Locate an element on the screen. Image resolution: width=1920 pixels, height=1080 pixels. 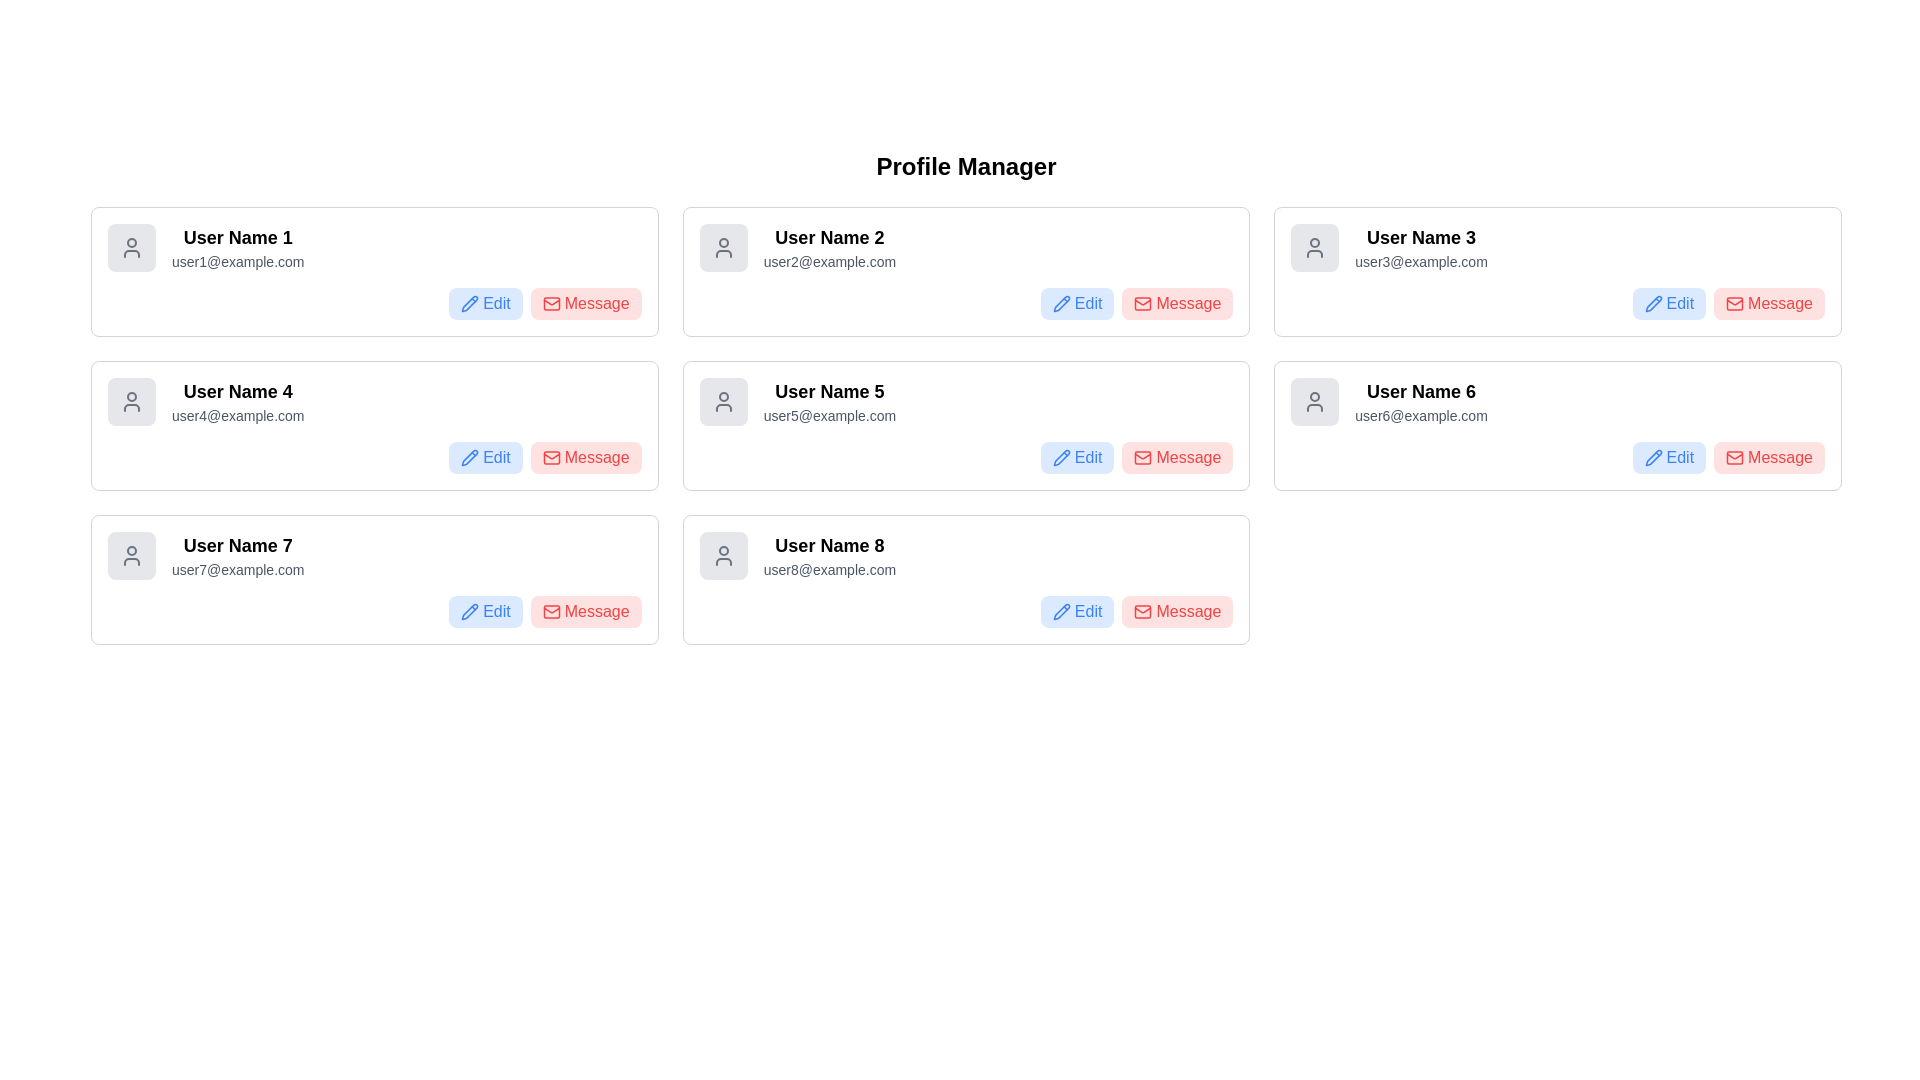
the 'Edit' text label styled in blue, which is part of a button with a light-blue background located at the bottom-right corner of the layout, associated with the profile card labeled 'User Name 8' is located at coordinates (1087, 611).